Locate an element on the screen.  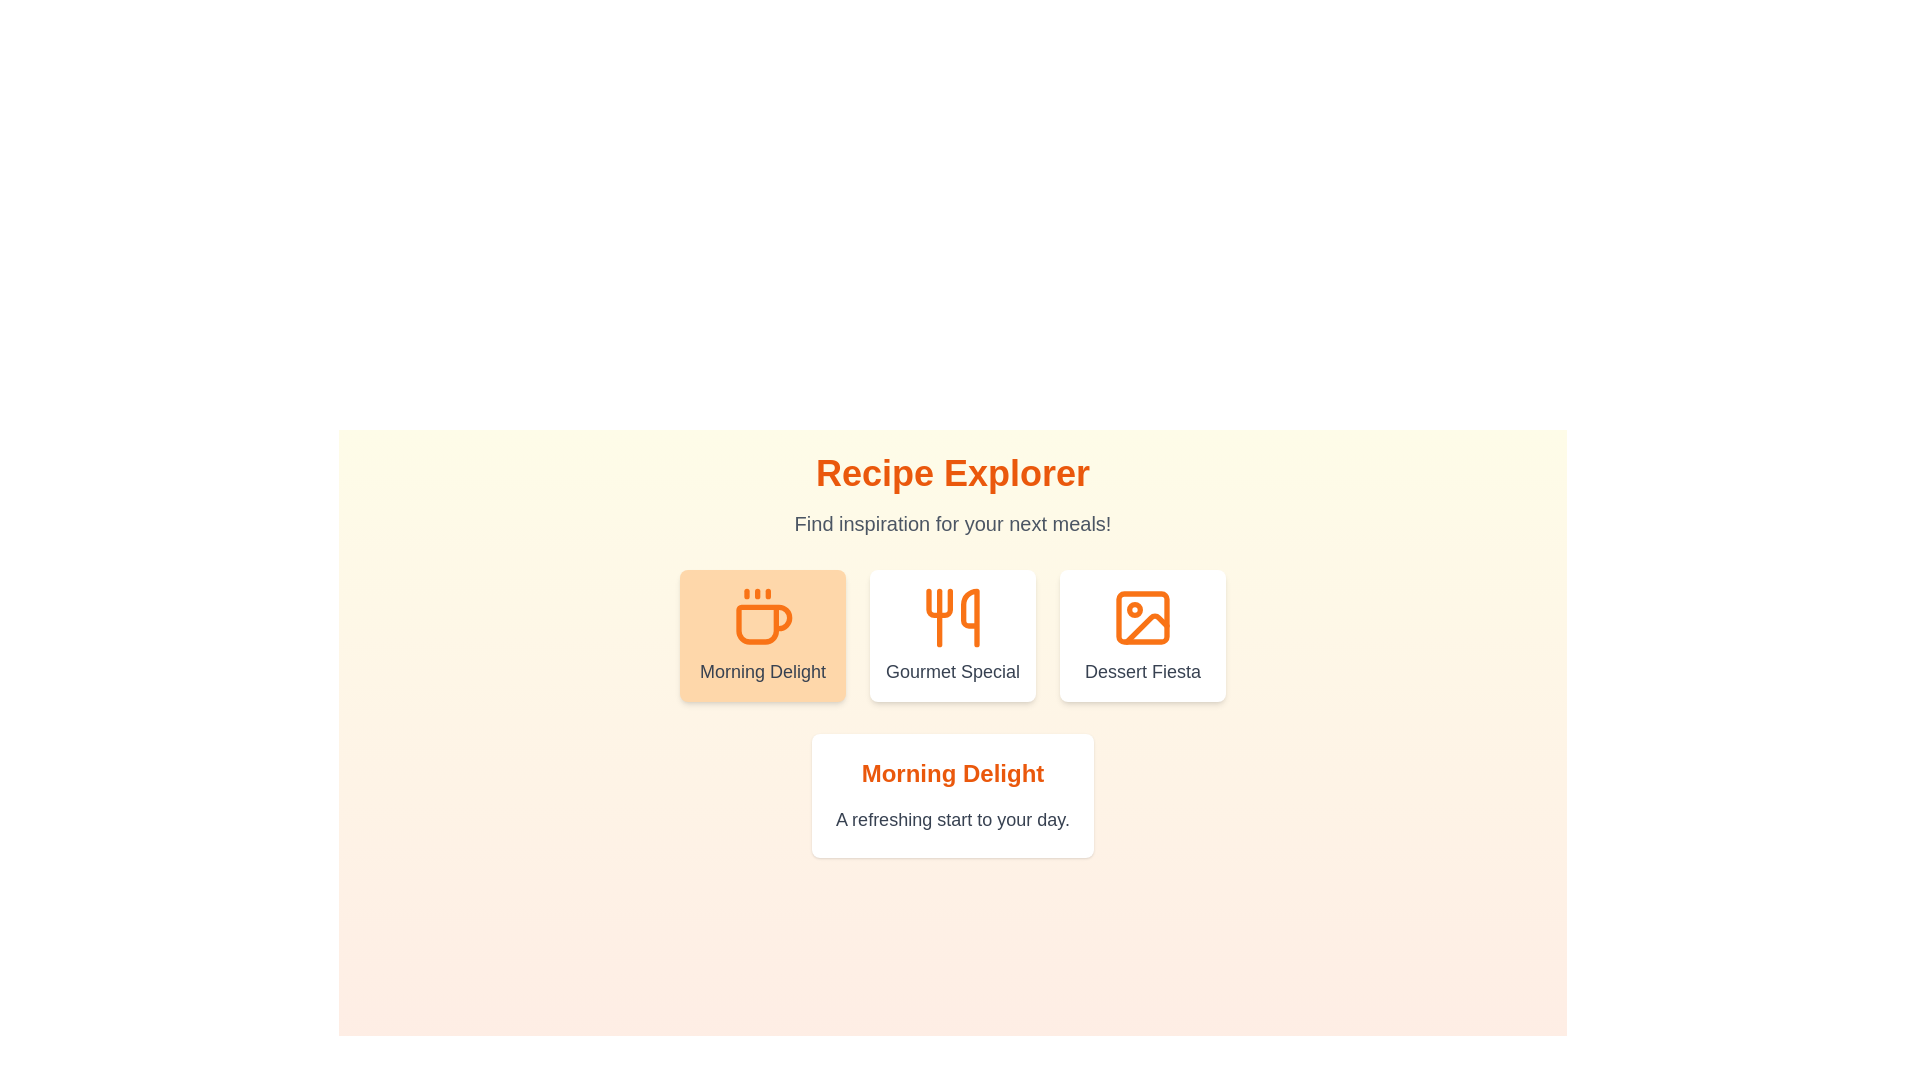
the 'Morning Delight' icon is located at coordinates (762, 616).